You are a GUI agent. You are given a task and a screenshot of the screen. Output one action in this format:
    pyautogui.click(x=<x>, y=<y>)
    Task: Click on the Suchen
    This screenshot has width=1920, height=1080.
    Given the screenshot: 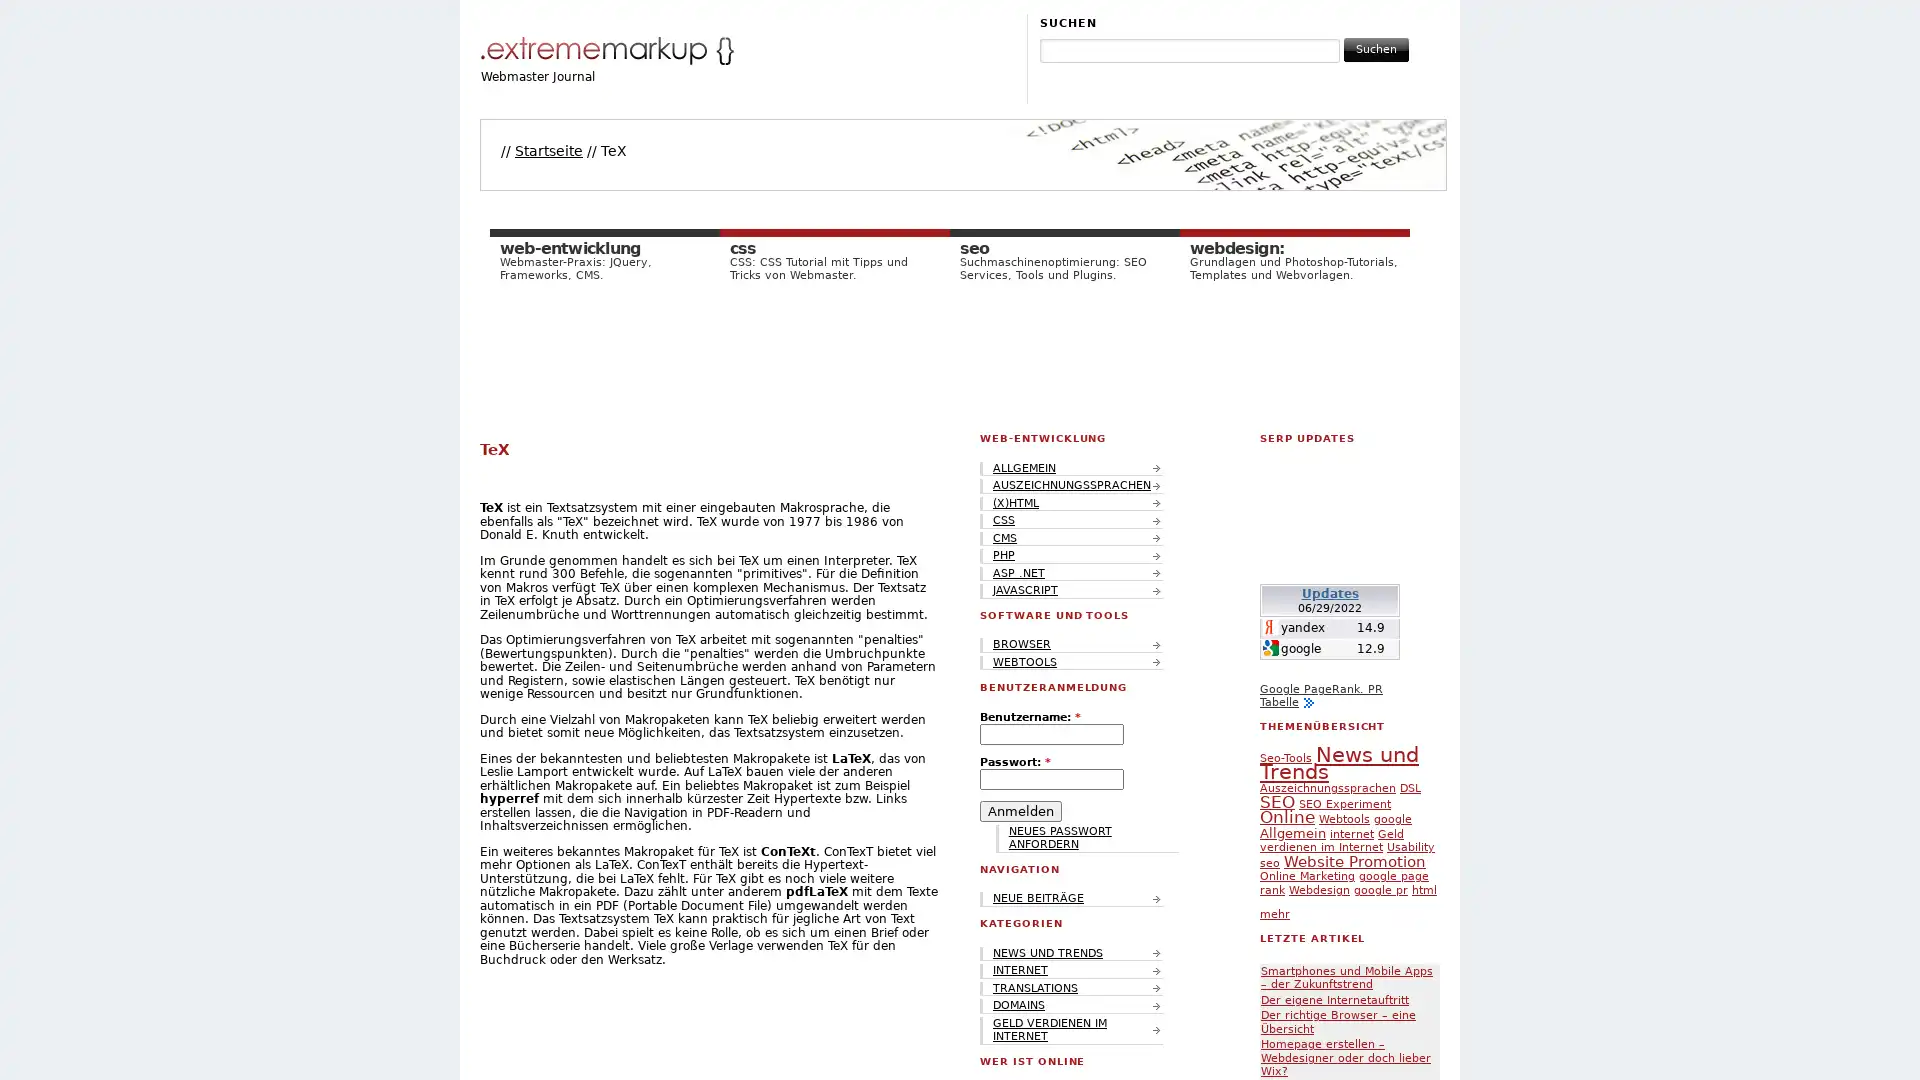 What is the action you would take?
    pyautogui.click(x=1375, y=48)
    